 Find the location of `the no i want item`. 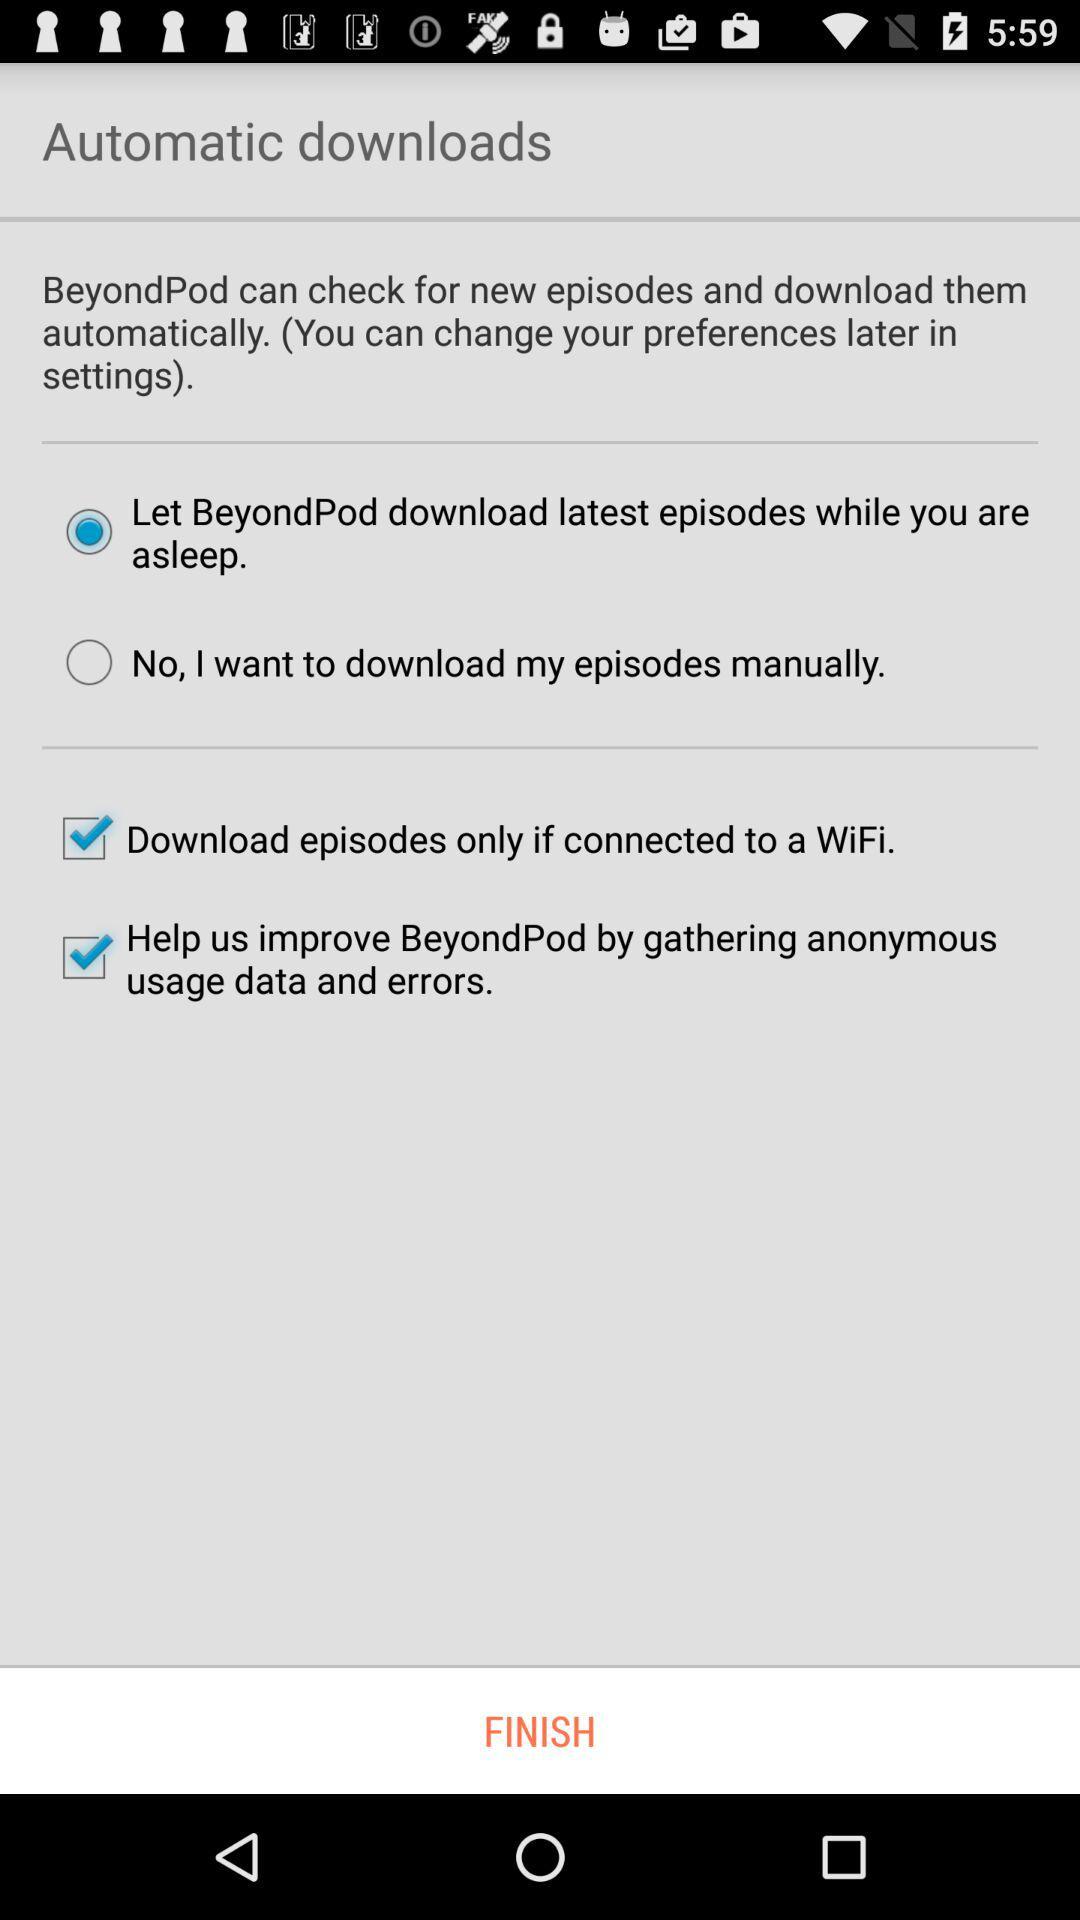

the no i want item is located at coordinates (466, 662).